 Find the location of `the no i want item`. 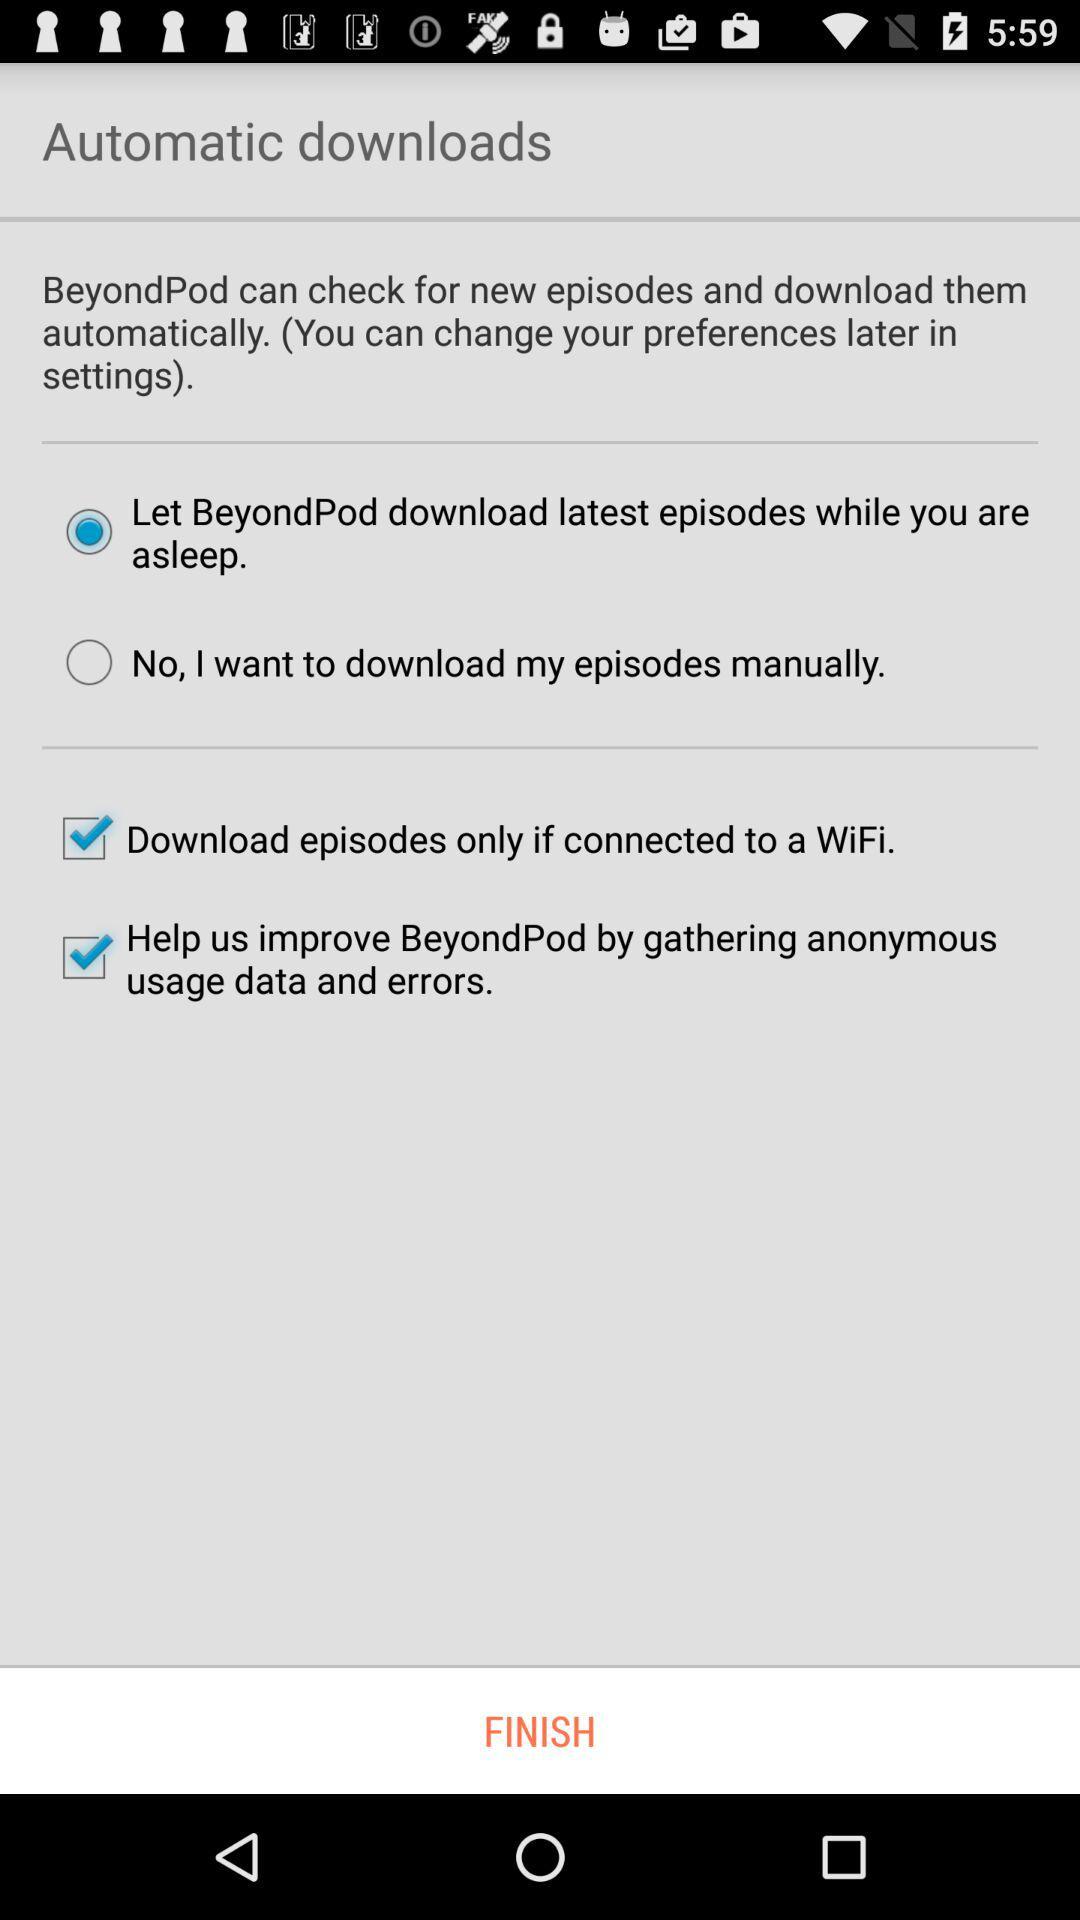

the no i want item is located at coordinates (466, 662).